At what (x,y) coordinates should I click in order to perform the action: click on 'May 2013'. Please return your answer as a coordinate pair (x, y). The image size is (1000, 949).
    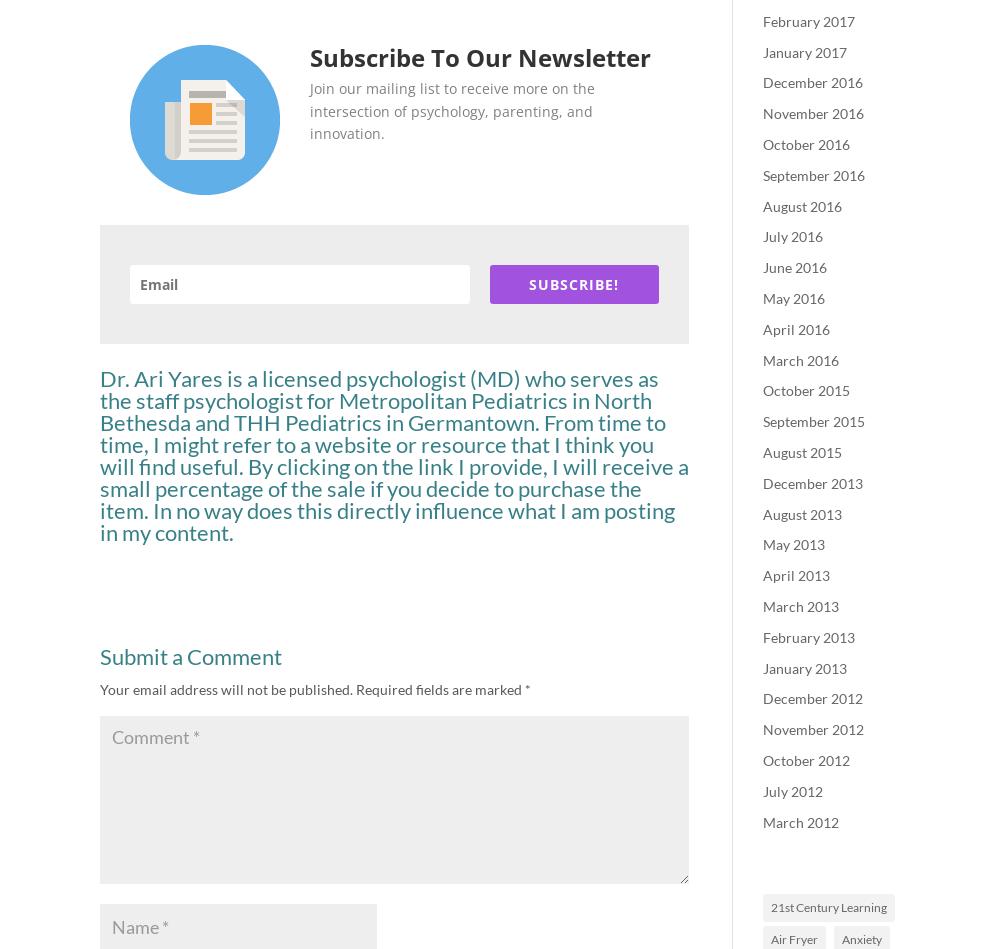
    Looking at the image, I should click on (794, 543).